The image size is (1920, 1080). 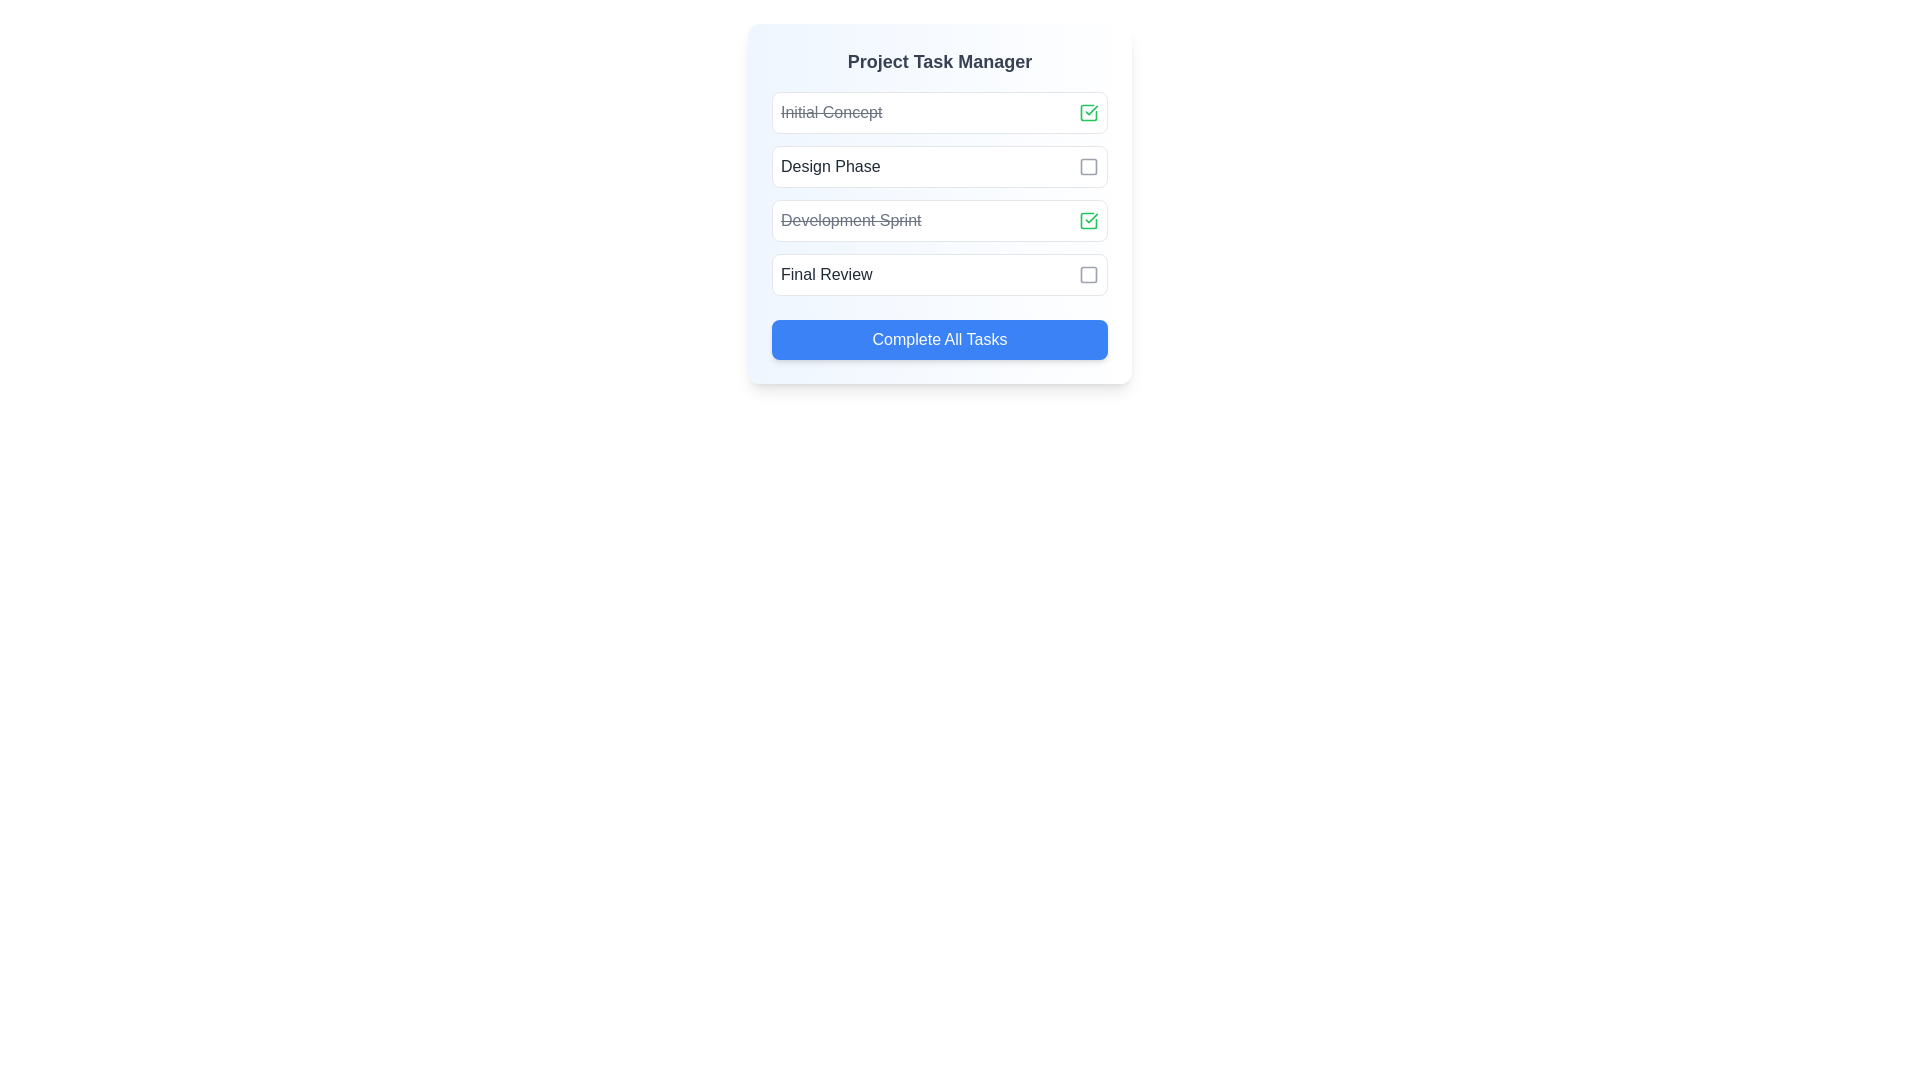 I want to click on the green checkmark icon located on the far right of the 'Development Sprint' row in the project tasks list, so click(x=1088, y=220).